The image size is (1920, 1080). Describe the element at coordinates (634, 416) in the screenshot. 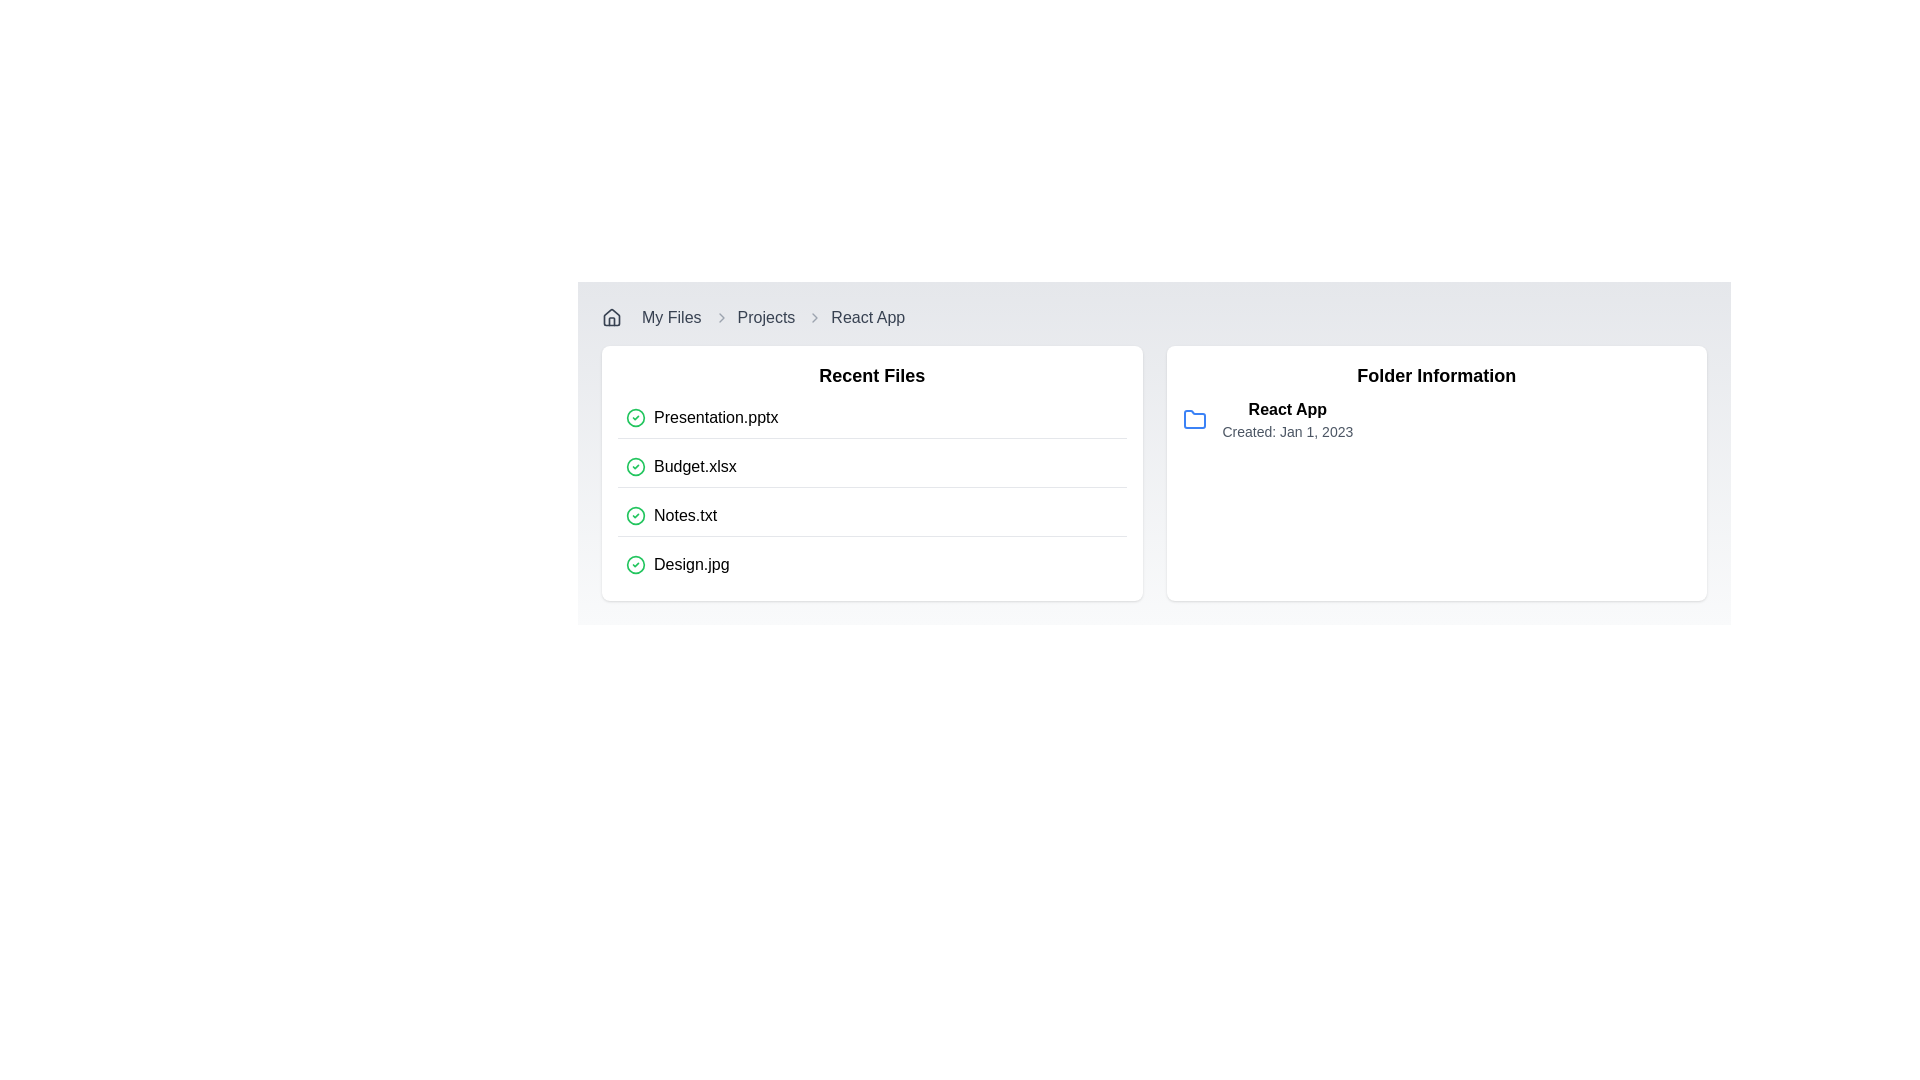

I see `the status icon for the file 'Presentation.pptx' located in the 'Recent Files' section` at that location.